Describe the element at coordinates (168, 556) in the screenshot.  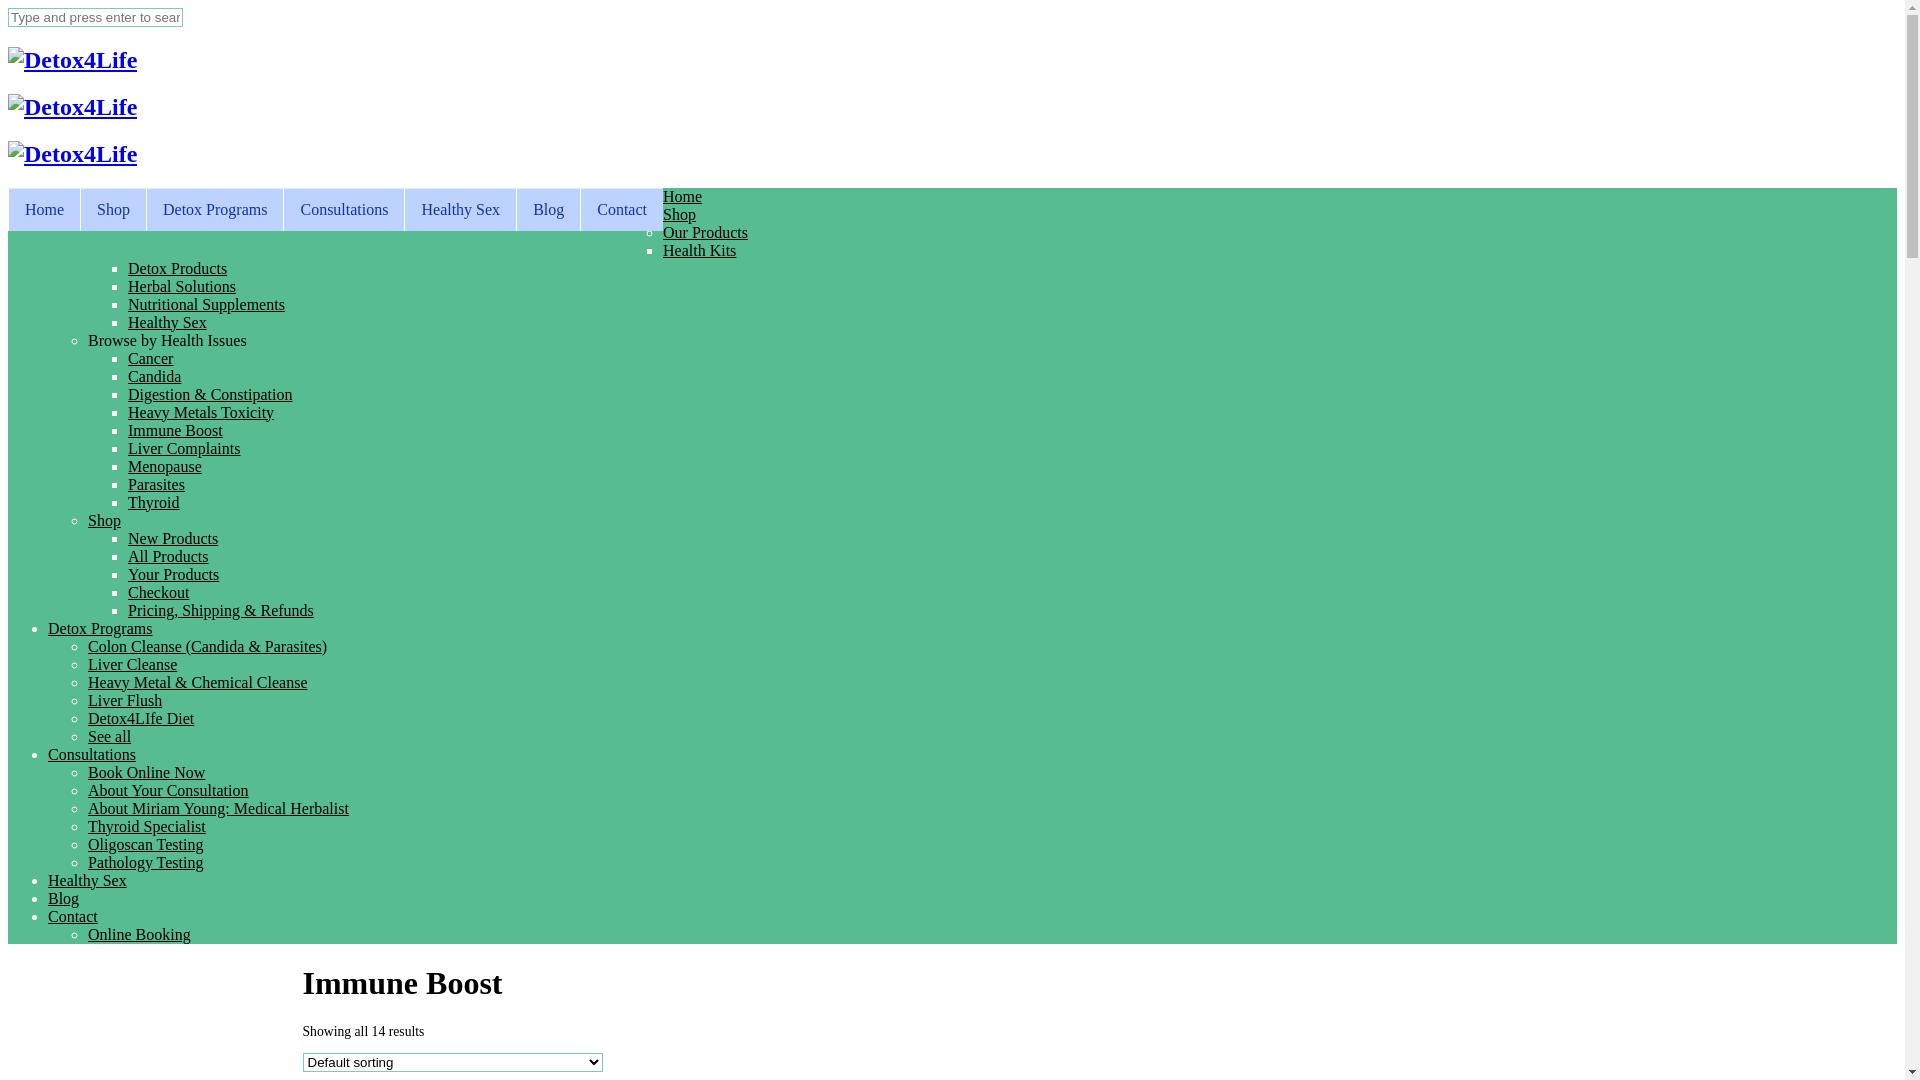
I see `'All Products'` at that location.